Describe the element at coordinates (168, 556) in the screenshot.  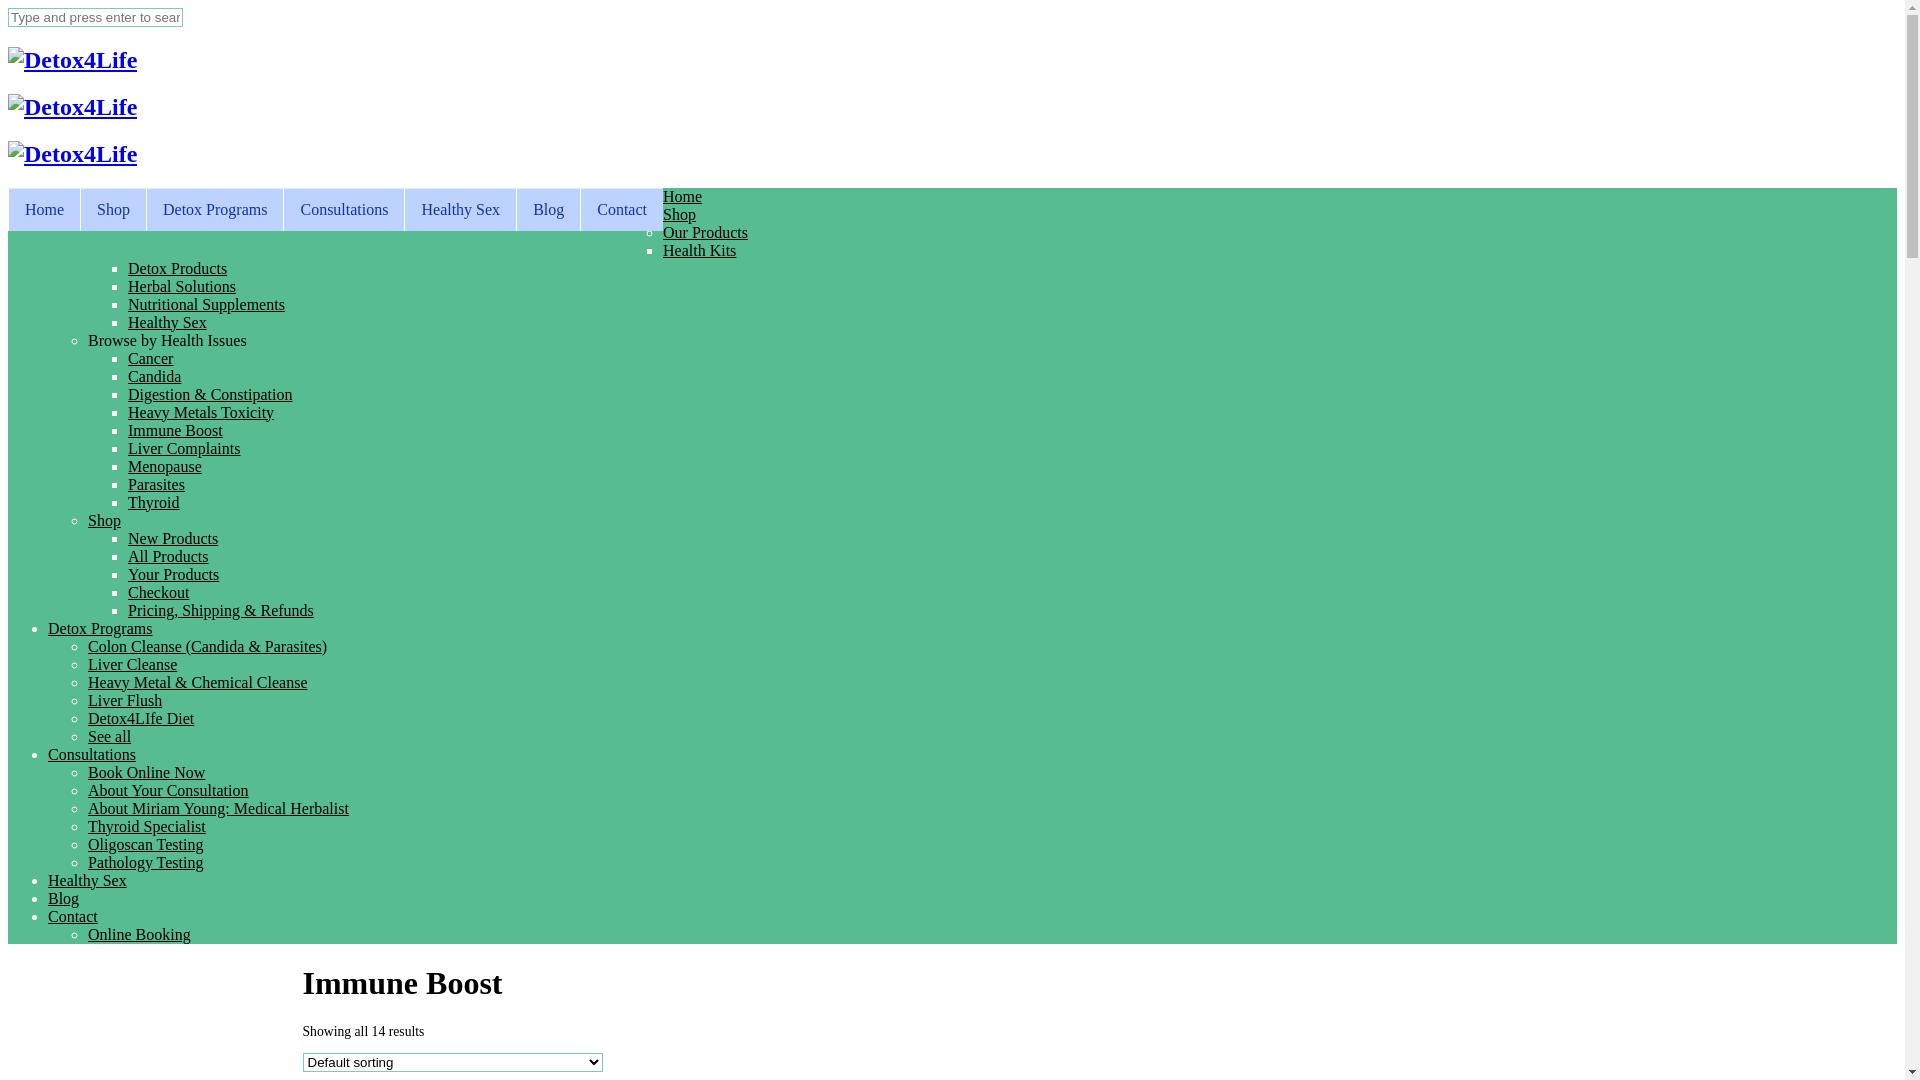
I see `'All Products'` at that location.